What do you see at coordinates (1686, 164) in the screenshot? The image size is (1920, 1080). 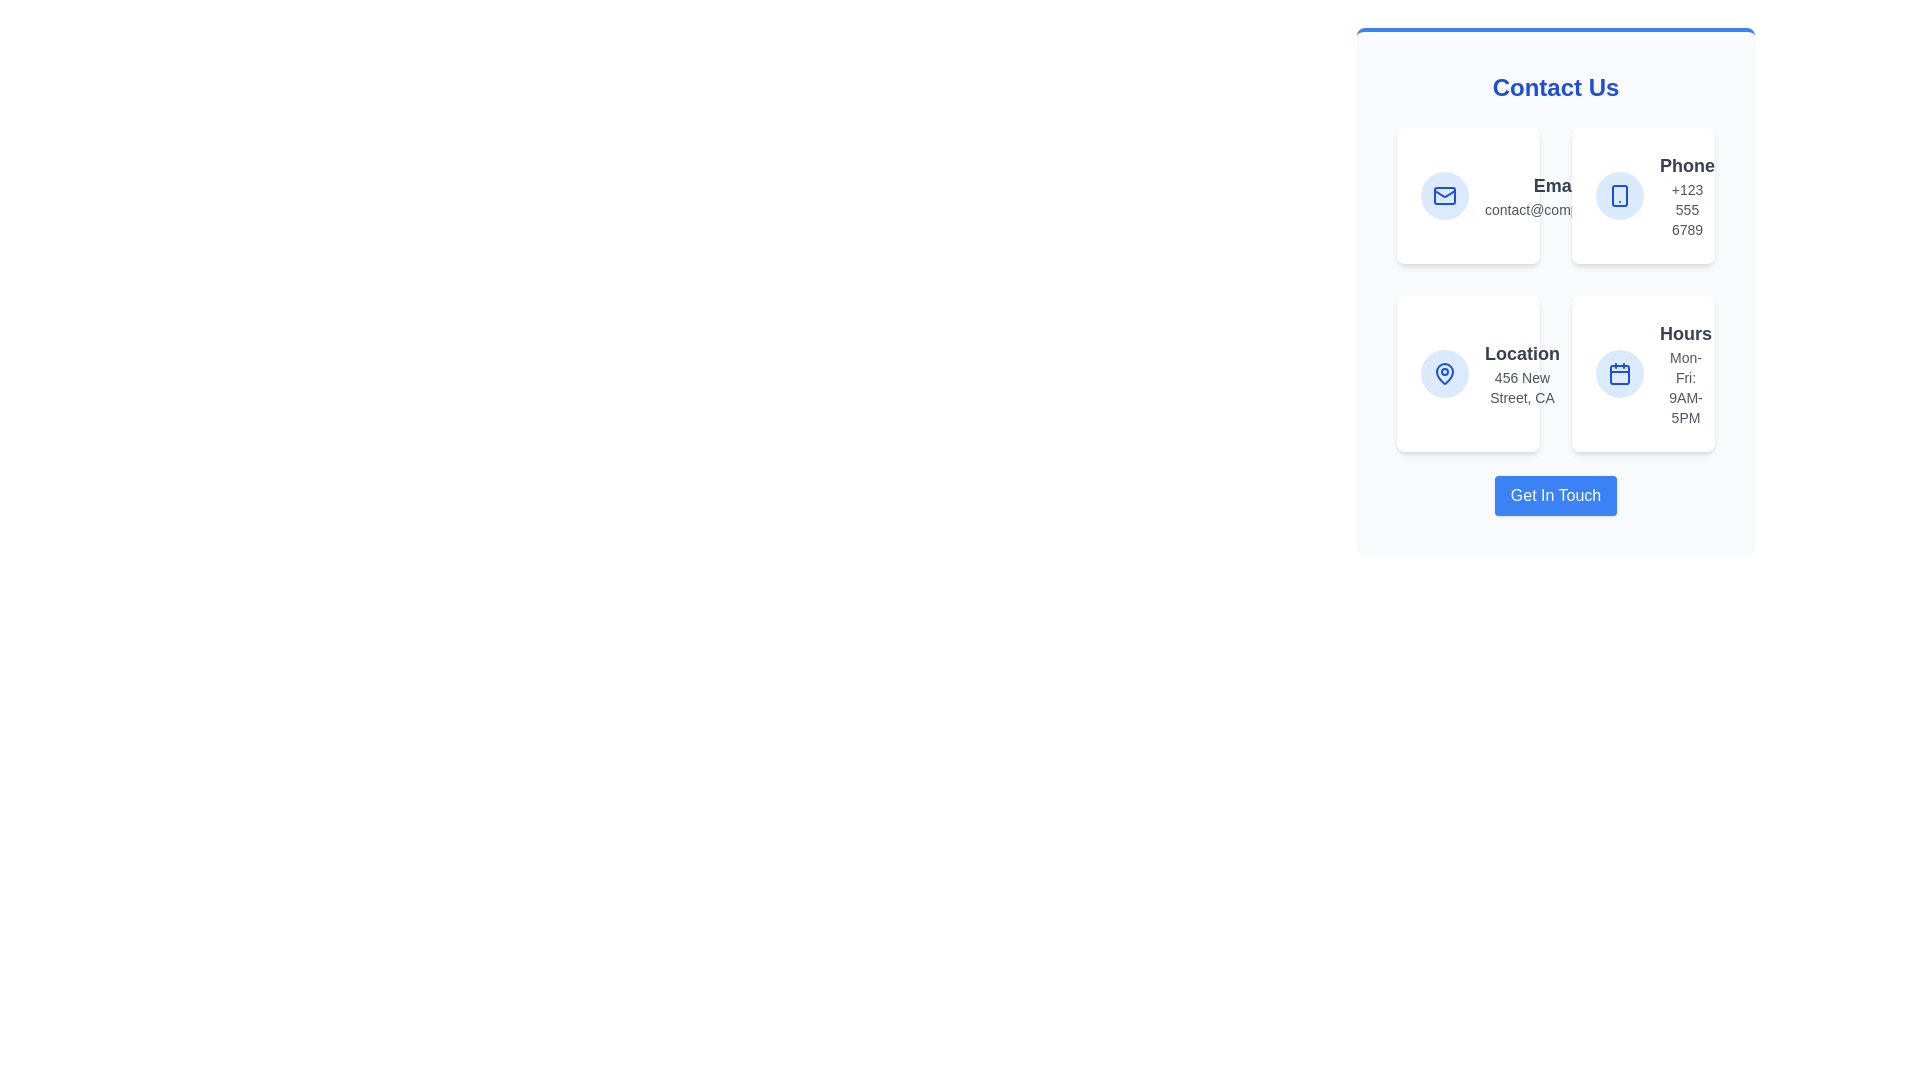 I see `the 'Phone' text label, which is bold and gray, located in the top-right quadrant of the 'Contact Us' interface, above the '+123 555 6789' text` at bounding box center [1686, 164].